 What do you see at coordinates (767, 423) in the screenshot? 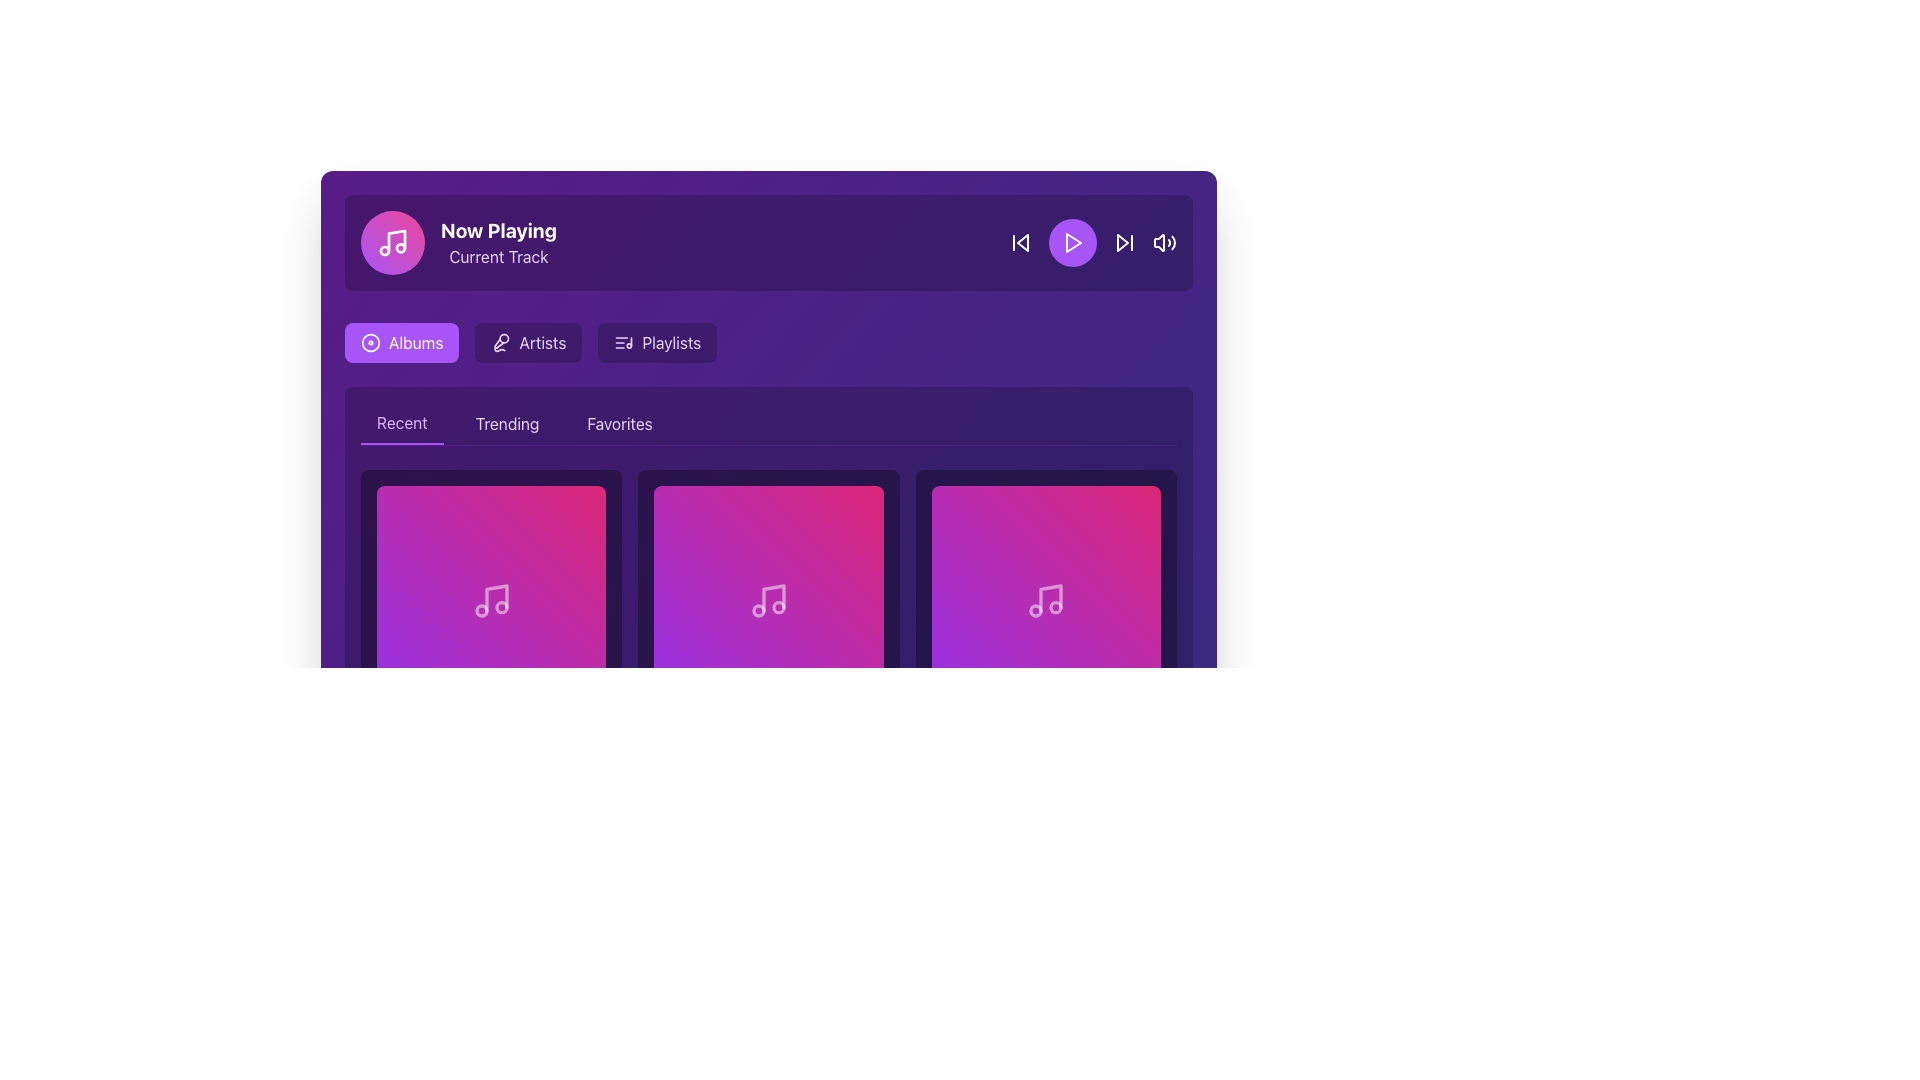
I see `the 'Favorites' tab in the Tab navigation bar` at bounding box center [767, 423].